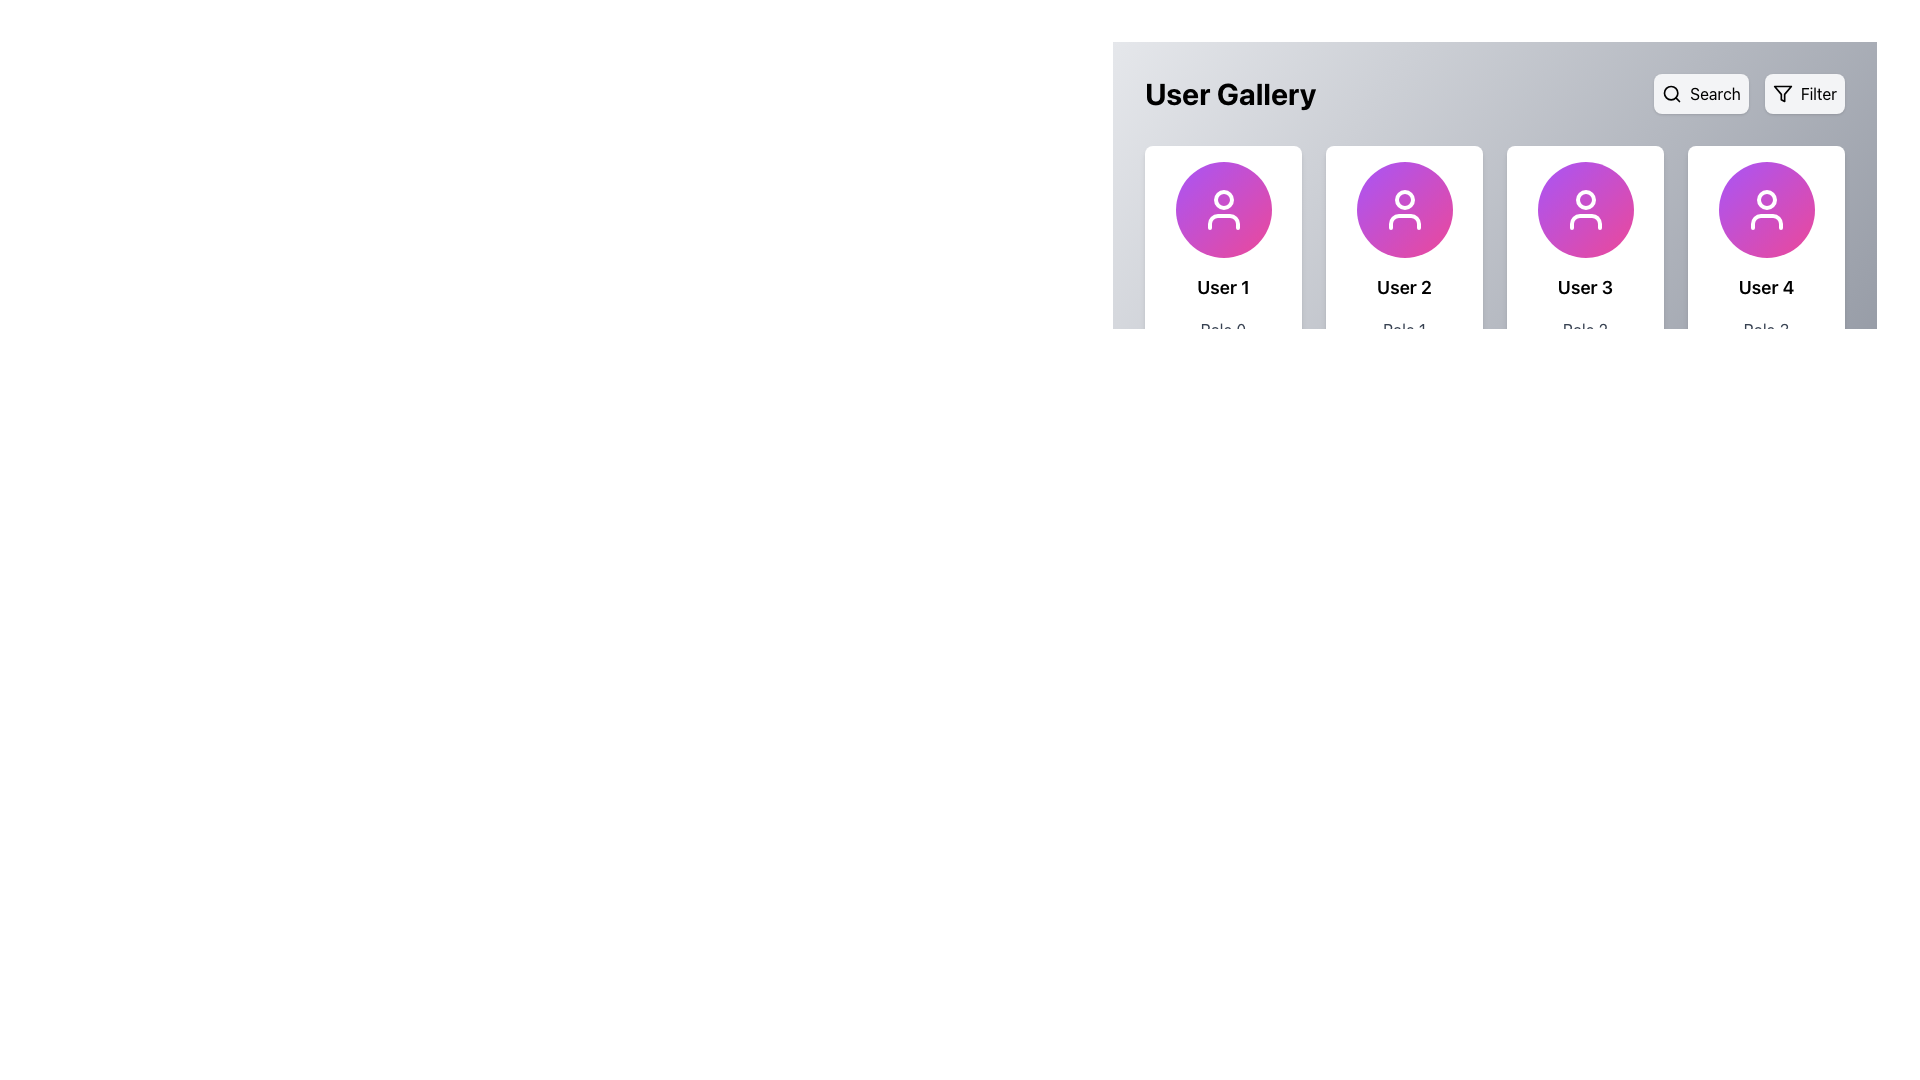 The image size is (1920, 1080). Describe the element at coordinates (1766, 209) in the screenshot. I see `the Circular Icon with Avatar representing 'User 4', which is located at the top of the card titled 'User 4' in the 'User Gallery' section` at that location.